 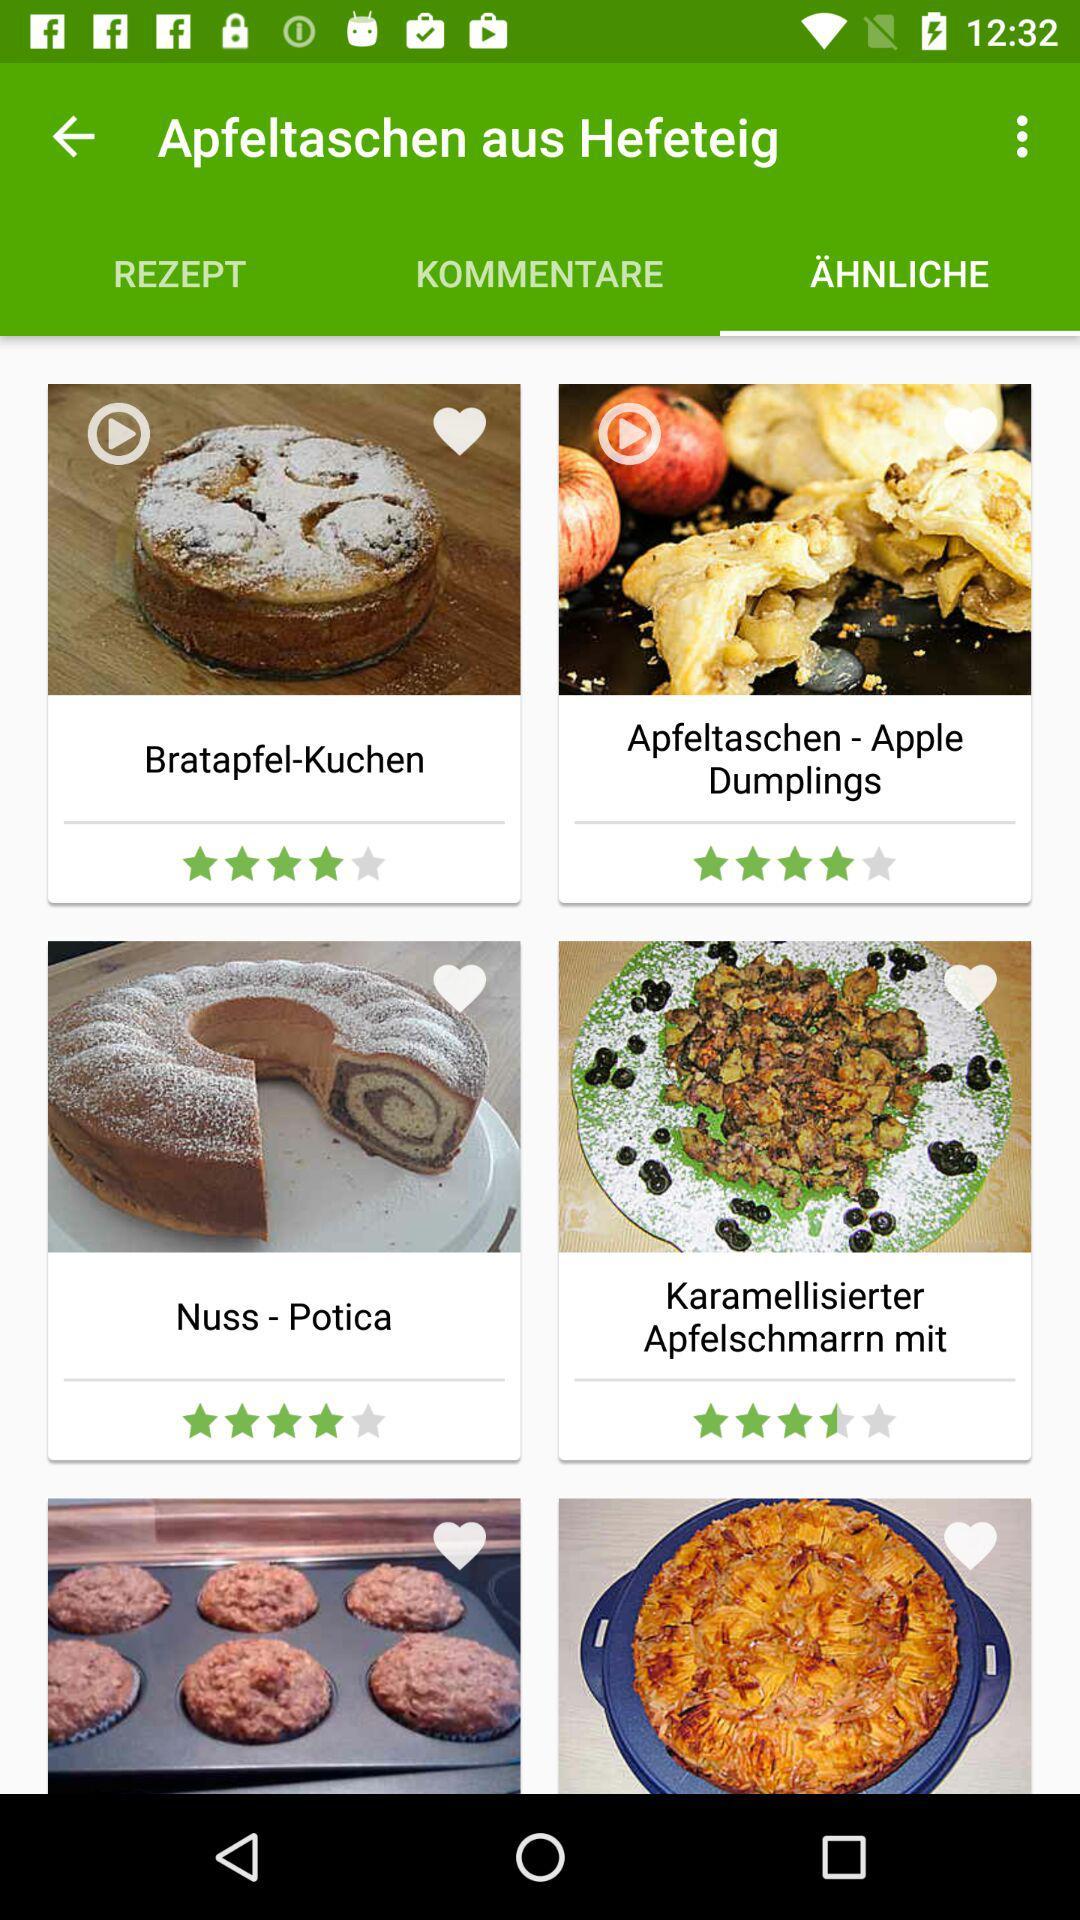 I want to click on icon to the left of the apfeltaschen aus hefeteig icon, so click(x=72, y=135).